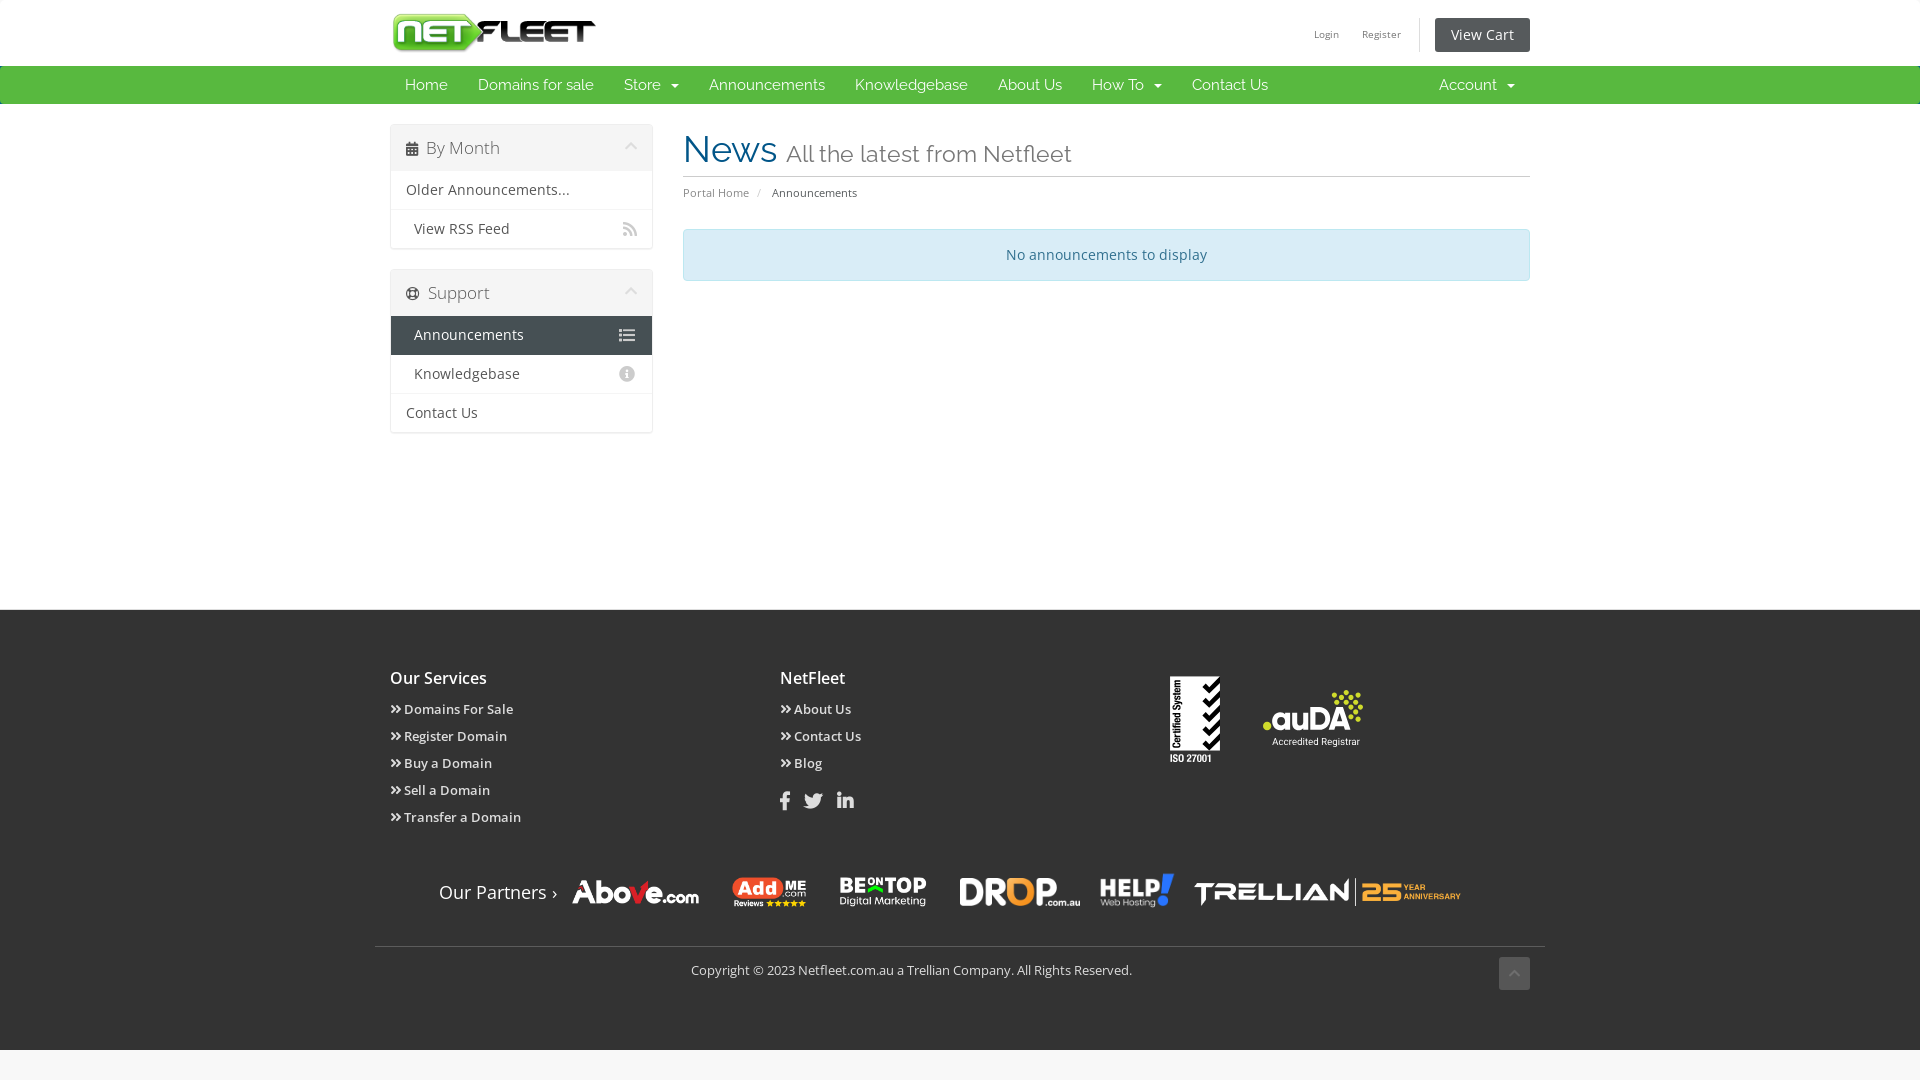  What do you see at coordinates (801, 763) in the screenshot?
I see `'Blog'` at bounding box center [801, 763].